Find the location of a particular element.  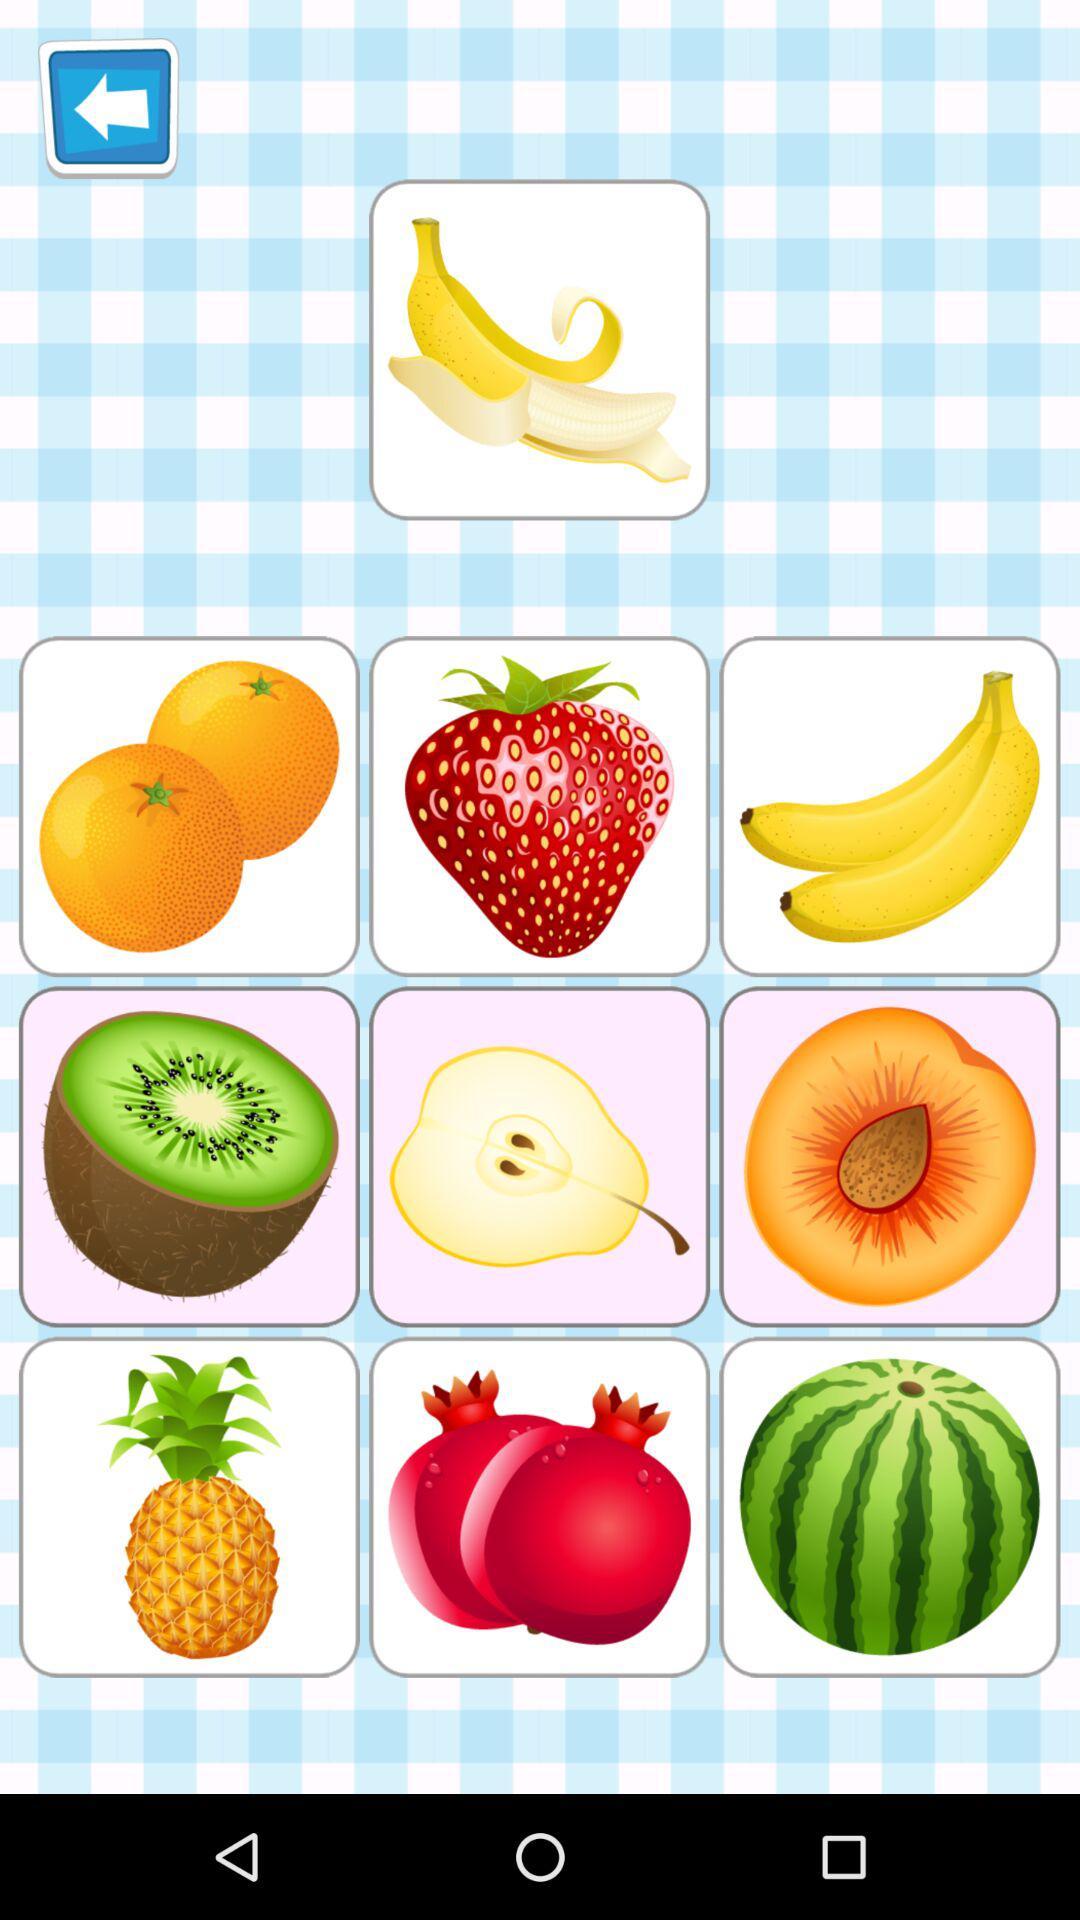

peeled banana is located at coordinates (538, 349).